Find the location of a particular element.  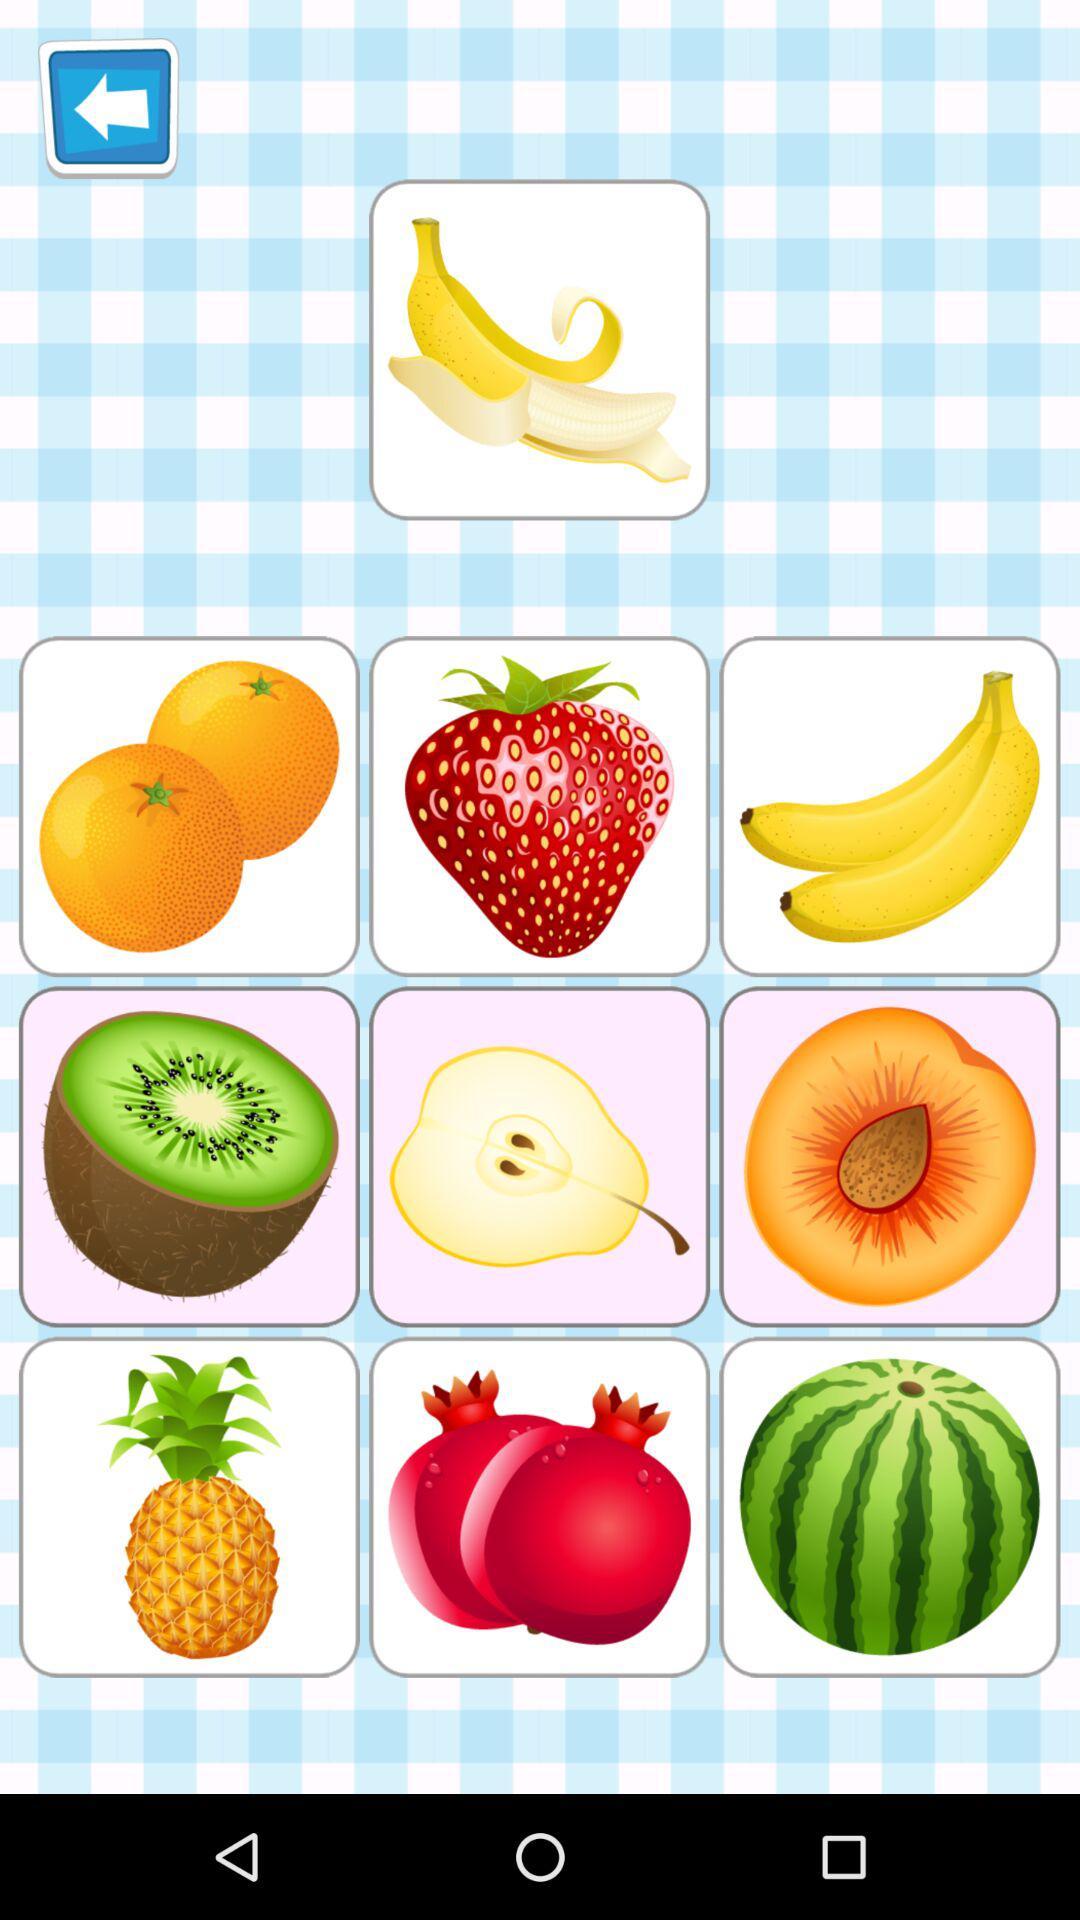

peeled banana is located at coordinates (538, 349).